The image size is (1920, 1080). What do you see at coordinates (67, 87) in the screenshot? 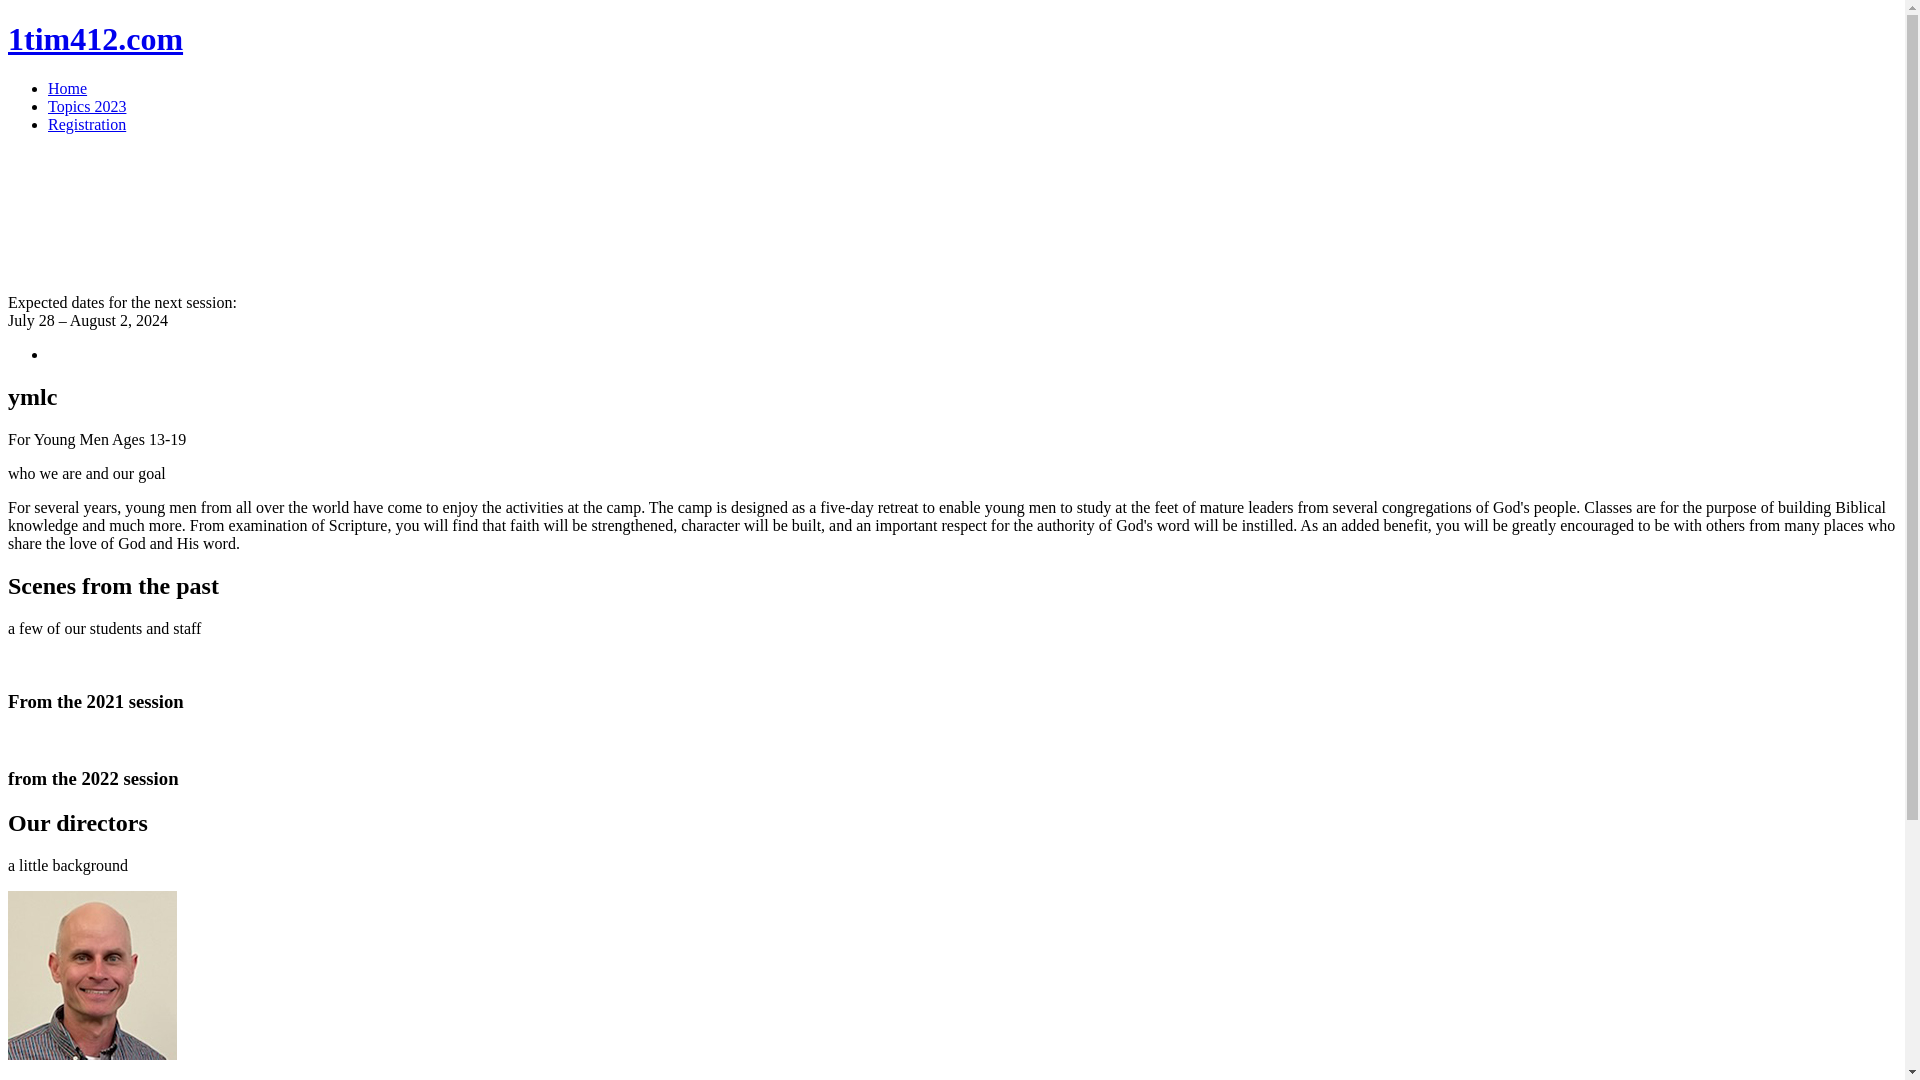
I see `'Home'` at bounding box center [67, 87].